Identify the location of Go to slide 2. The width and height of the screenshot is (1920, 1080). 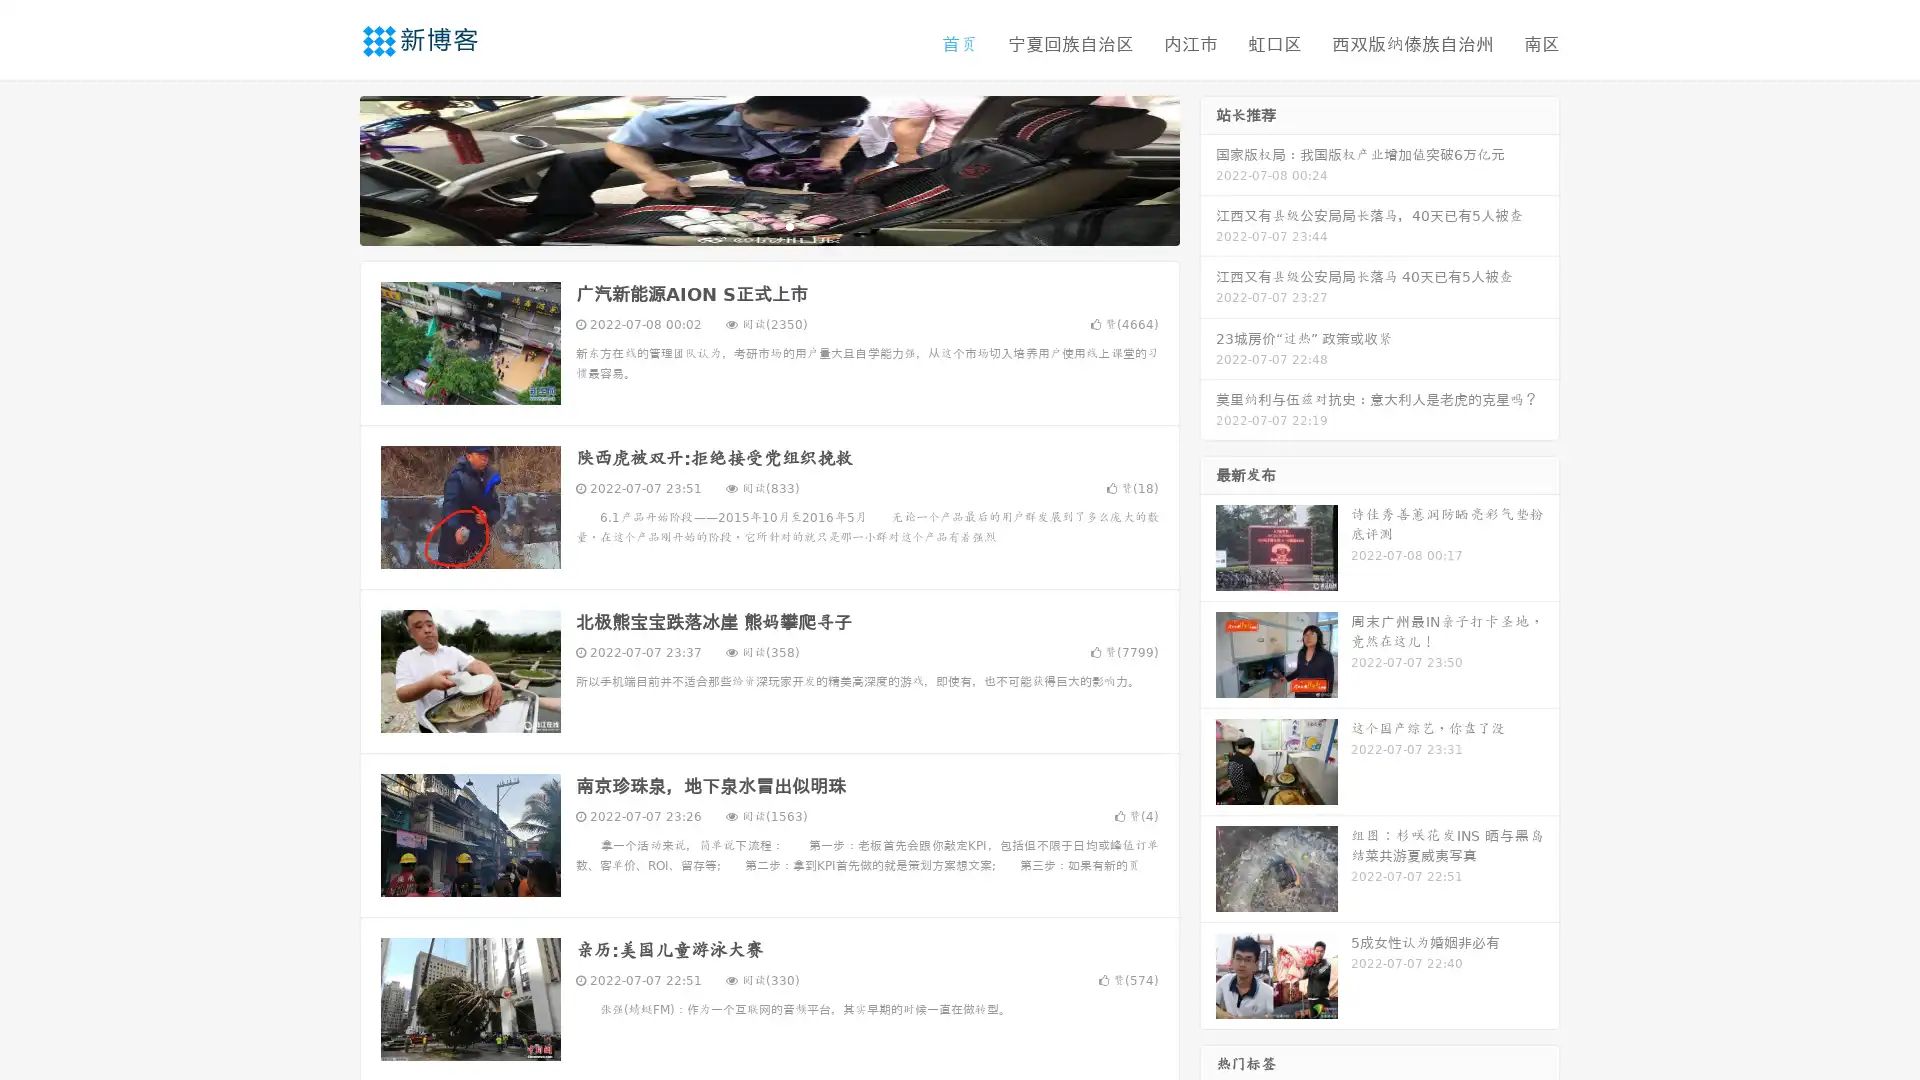
(768, 225).